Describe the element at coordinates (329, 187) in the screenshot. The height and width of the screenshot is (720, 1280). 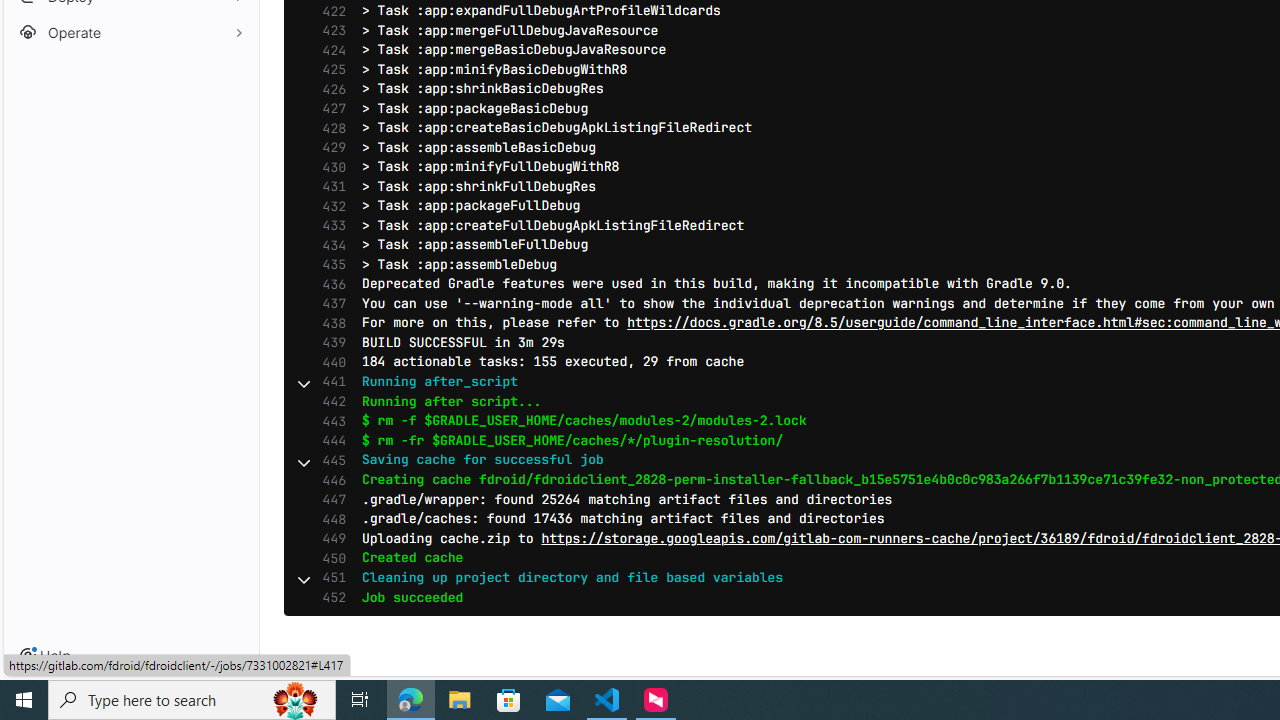
I see `'431'` at that location.